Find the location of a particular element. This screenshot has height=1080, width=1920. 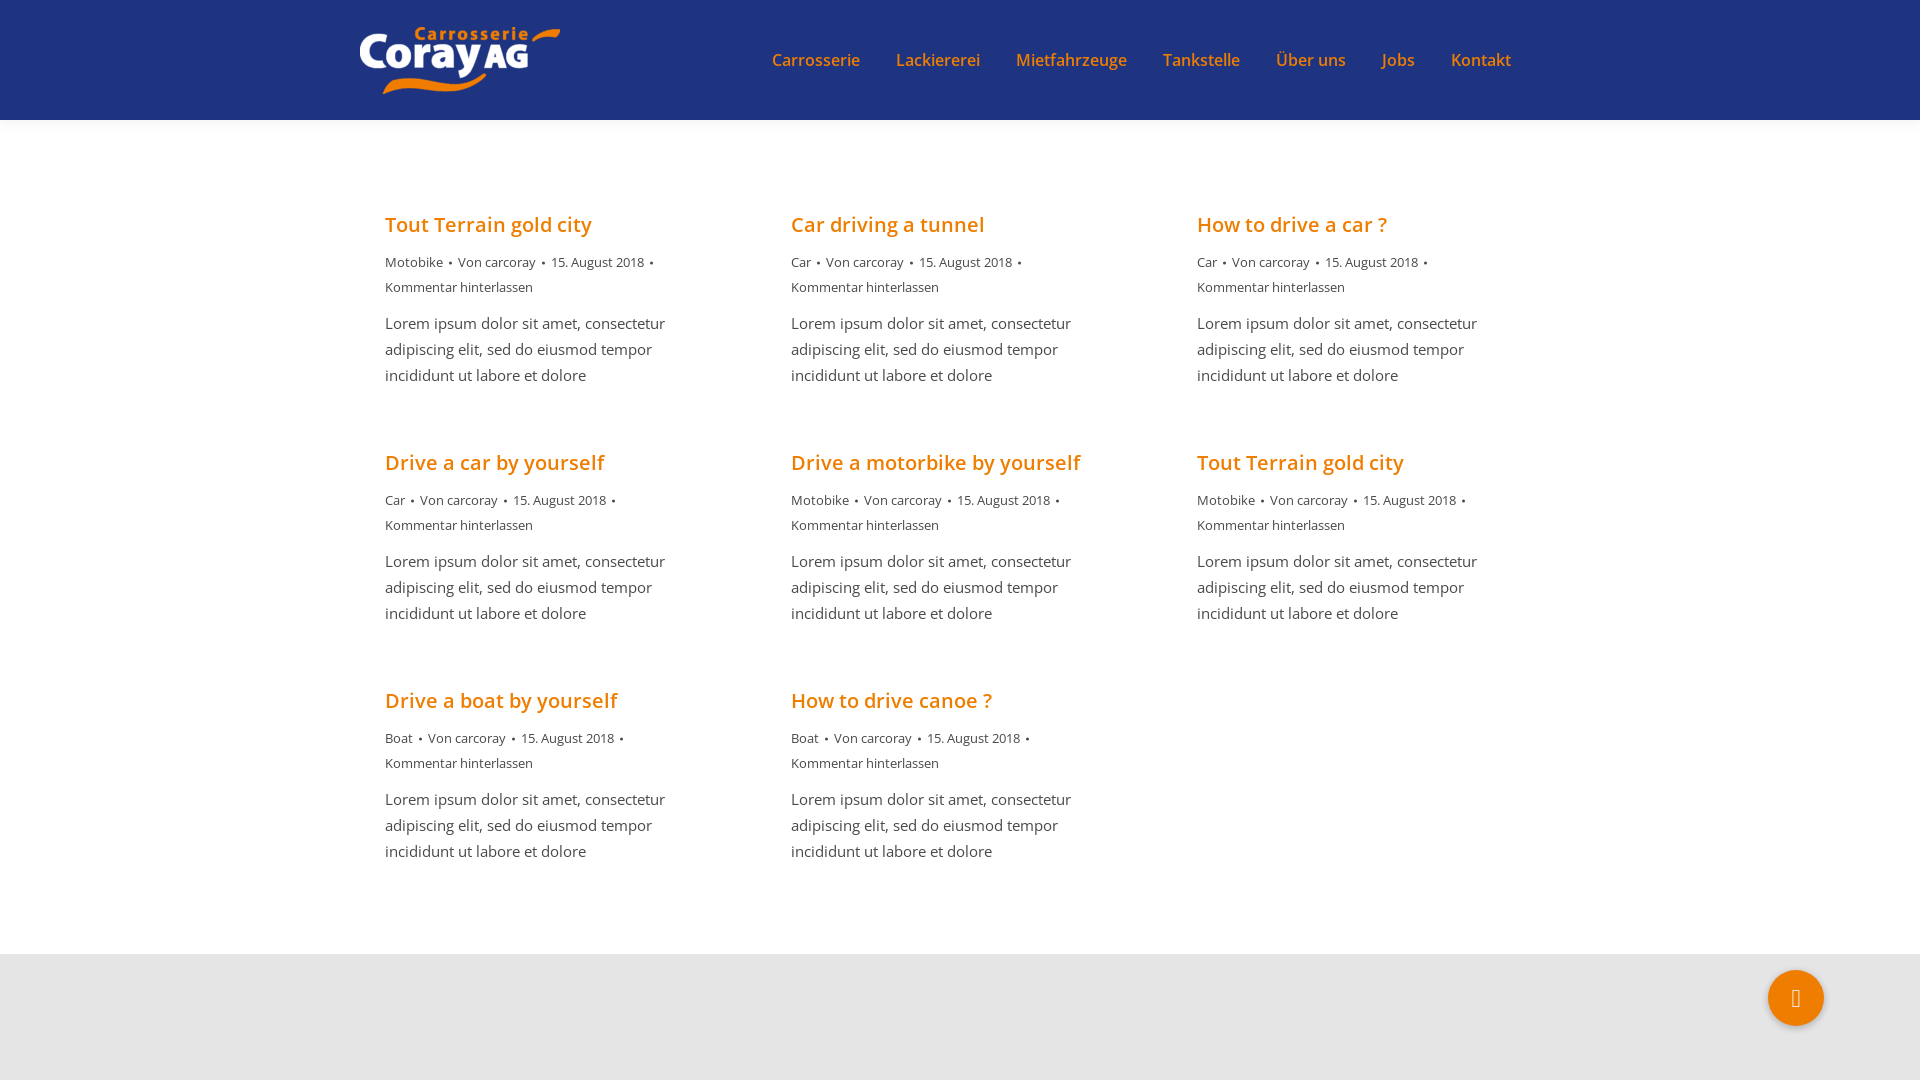

'Car driving a tunnel' is located at coordinates (887, 224).